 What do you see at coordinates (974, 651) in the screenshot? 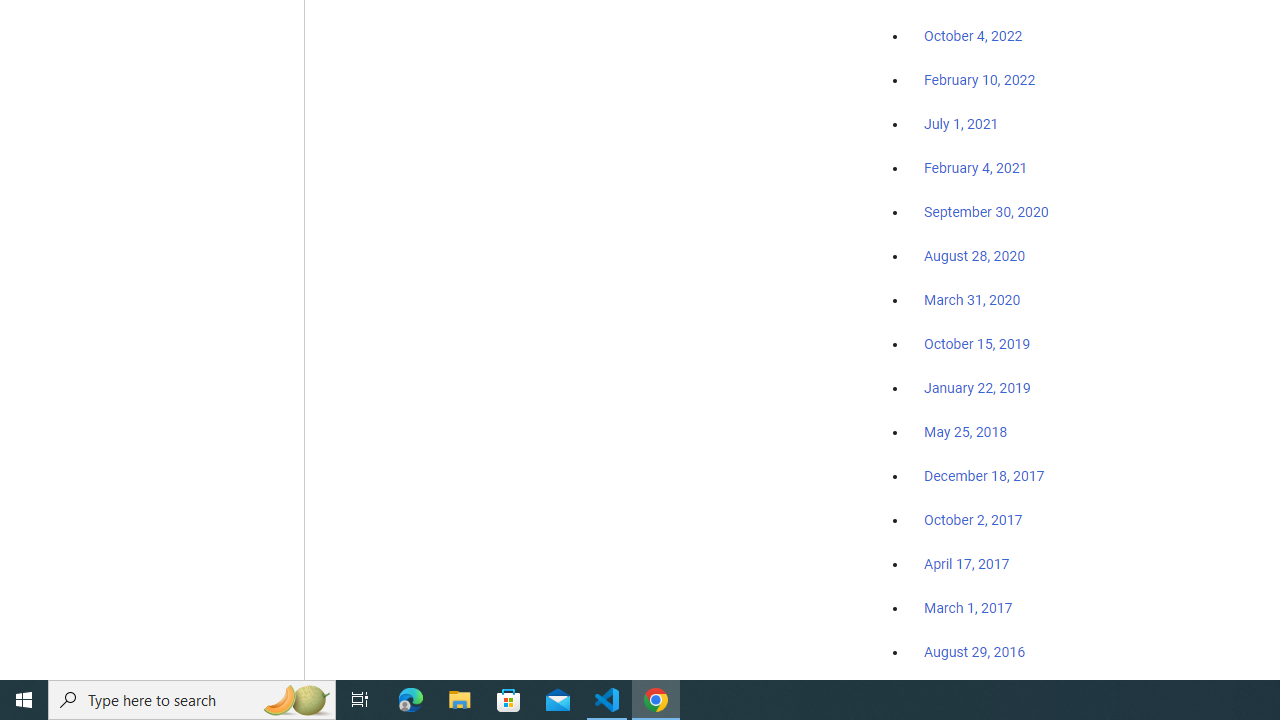
I see `'August 29, 2016'` at bounding box center [974, 651].